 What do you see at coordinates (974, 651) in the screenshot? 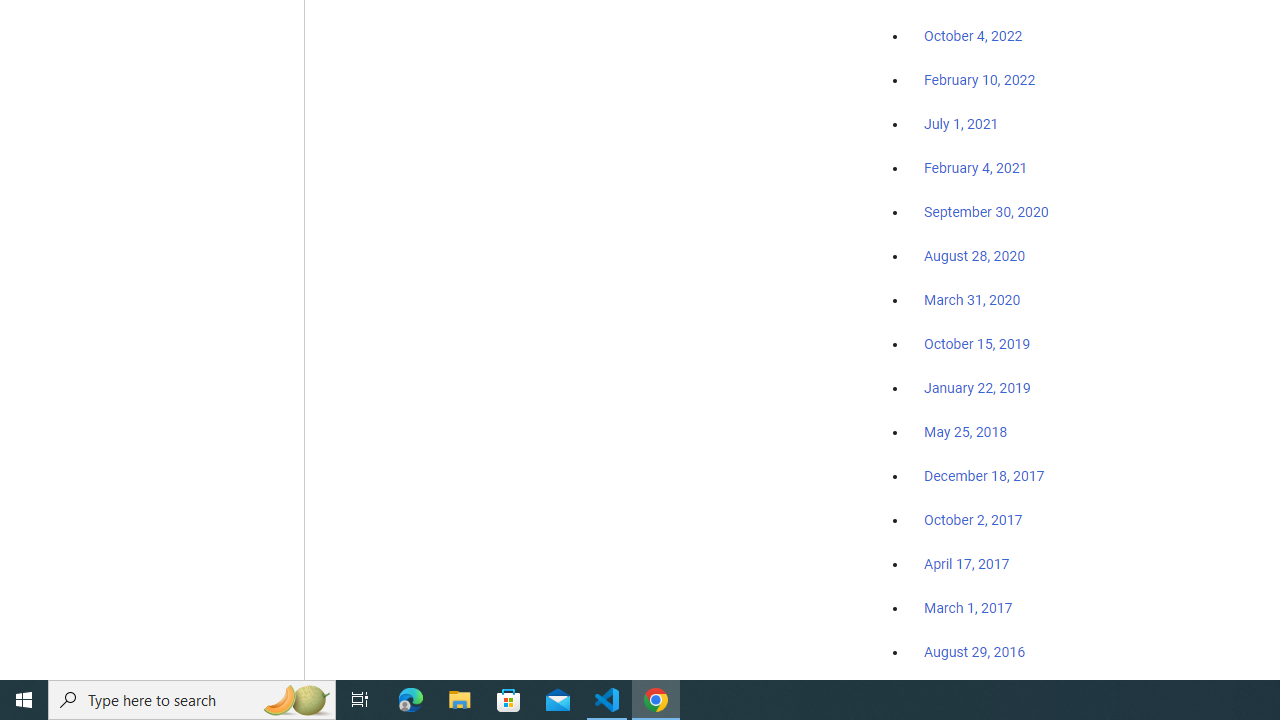
I see `'August 29, 2016'` at bounding box center [974, 651].